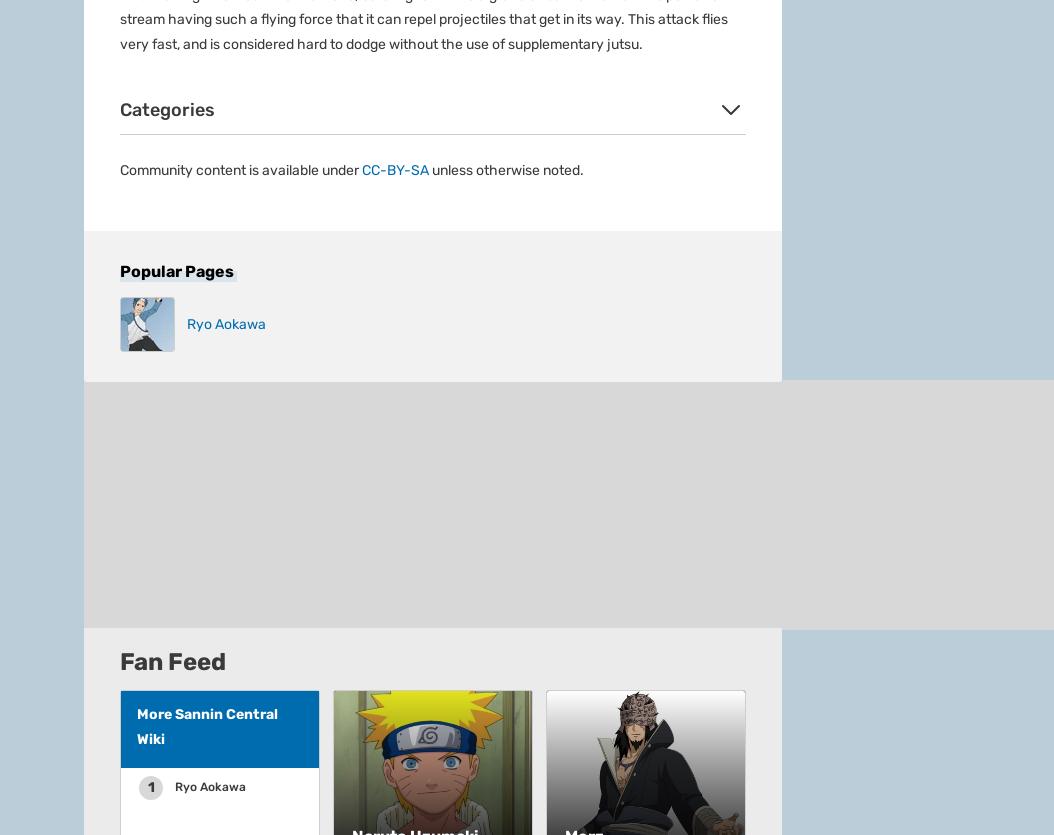 Image resolution: width=1054 pixels, height=835 pixels. What do you see at coordinates (271, 325) in the screenshot?
I see `'Take your favorite fandoms with you and never miss a beat.'` at bounding box center [271, 325].